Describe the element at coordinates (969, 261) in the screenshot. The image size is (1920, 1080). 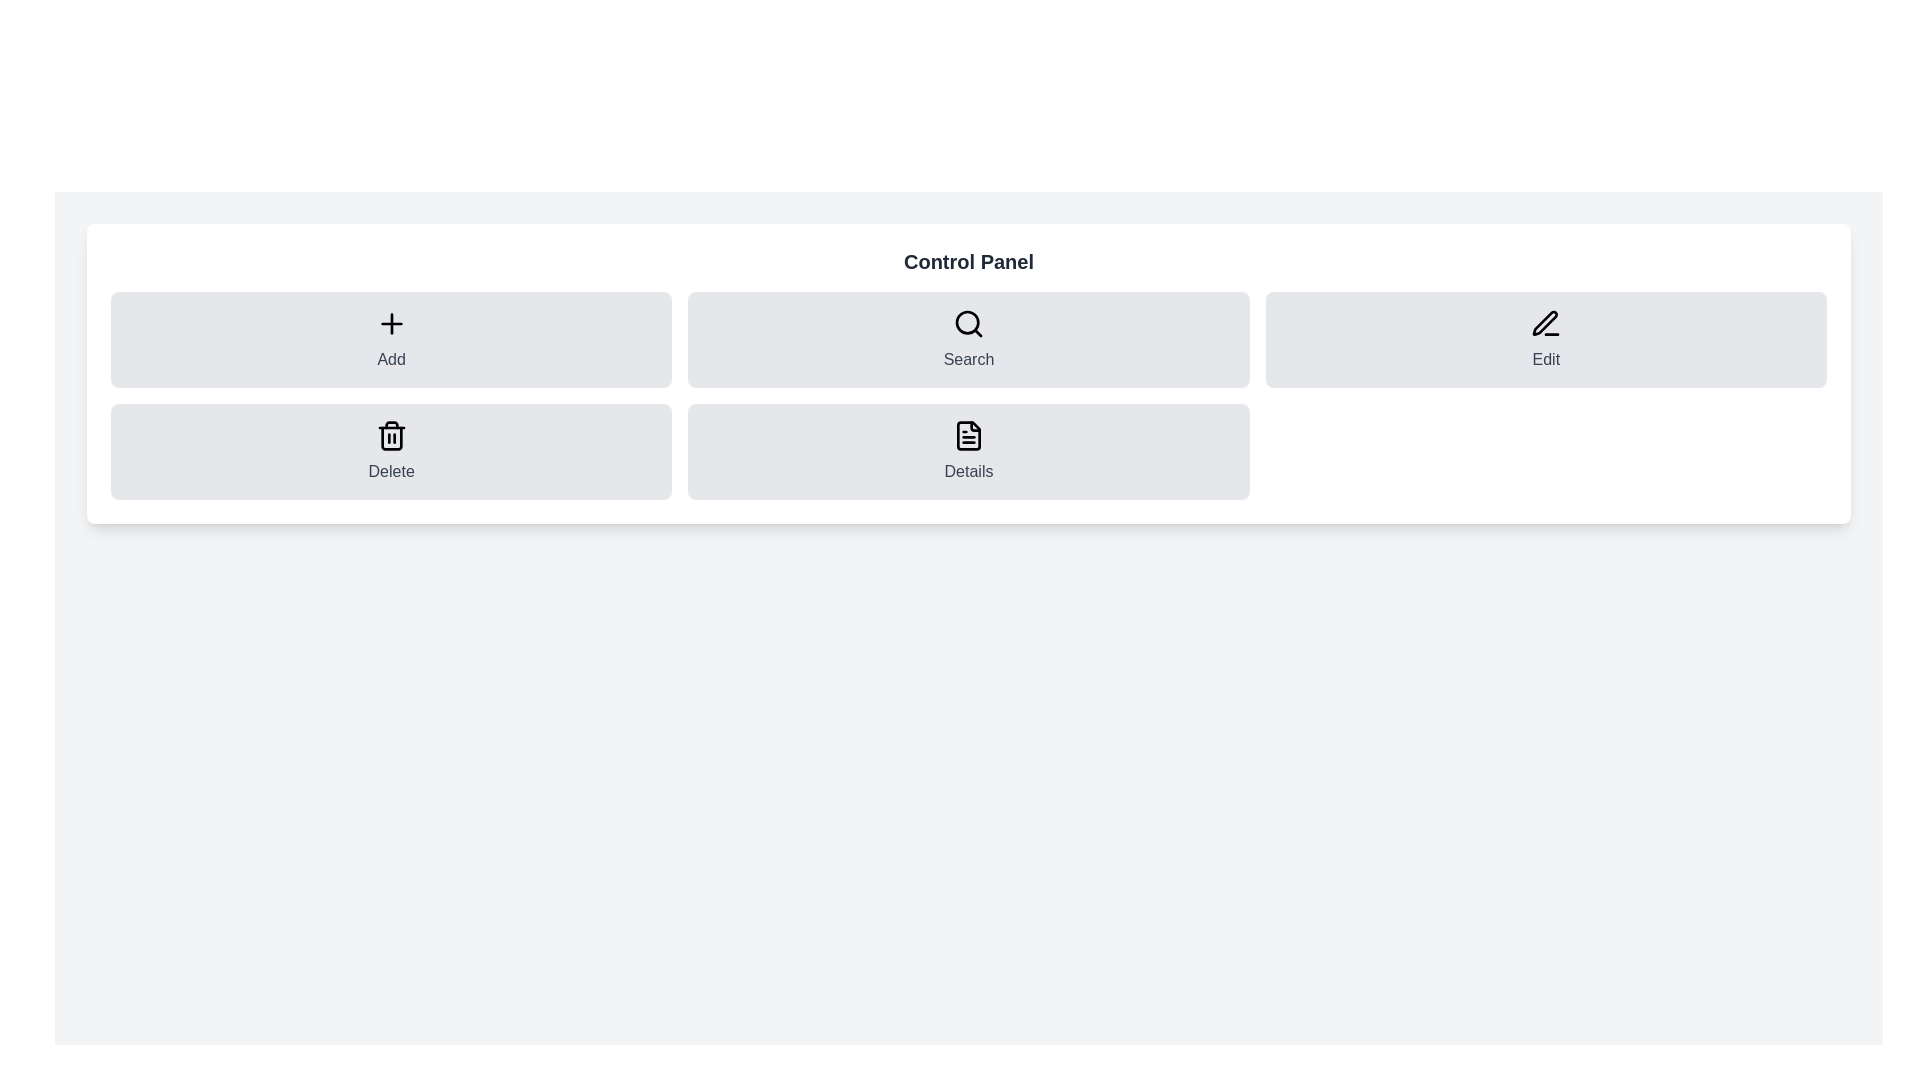
I see `text from the header element which serves as the title for the interface section, located at the topmost position of the card layout` at that location.